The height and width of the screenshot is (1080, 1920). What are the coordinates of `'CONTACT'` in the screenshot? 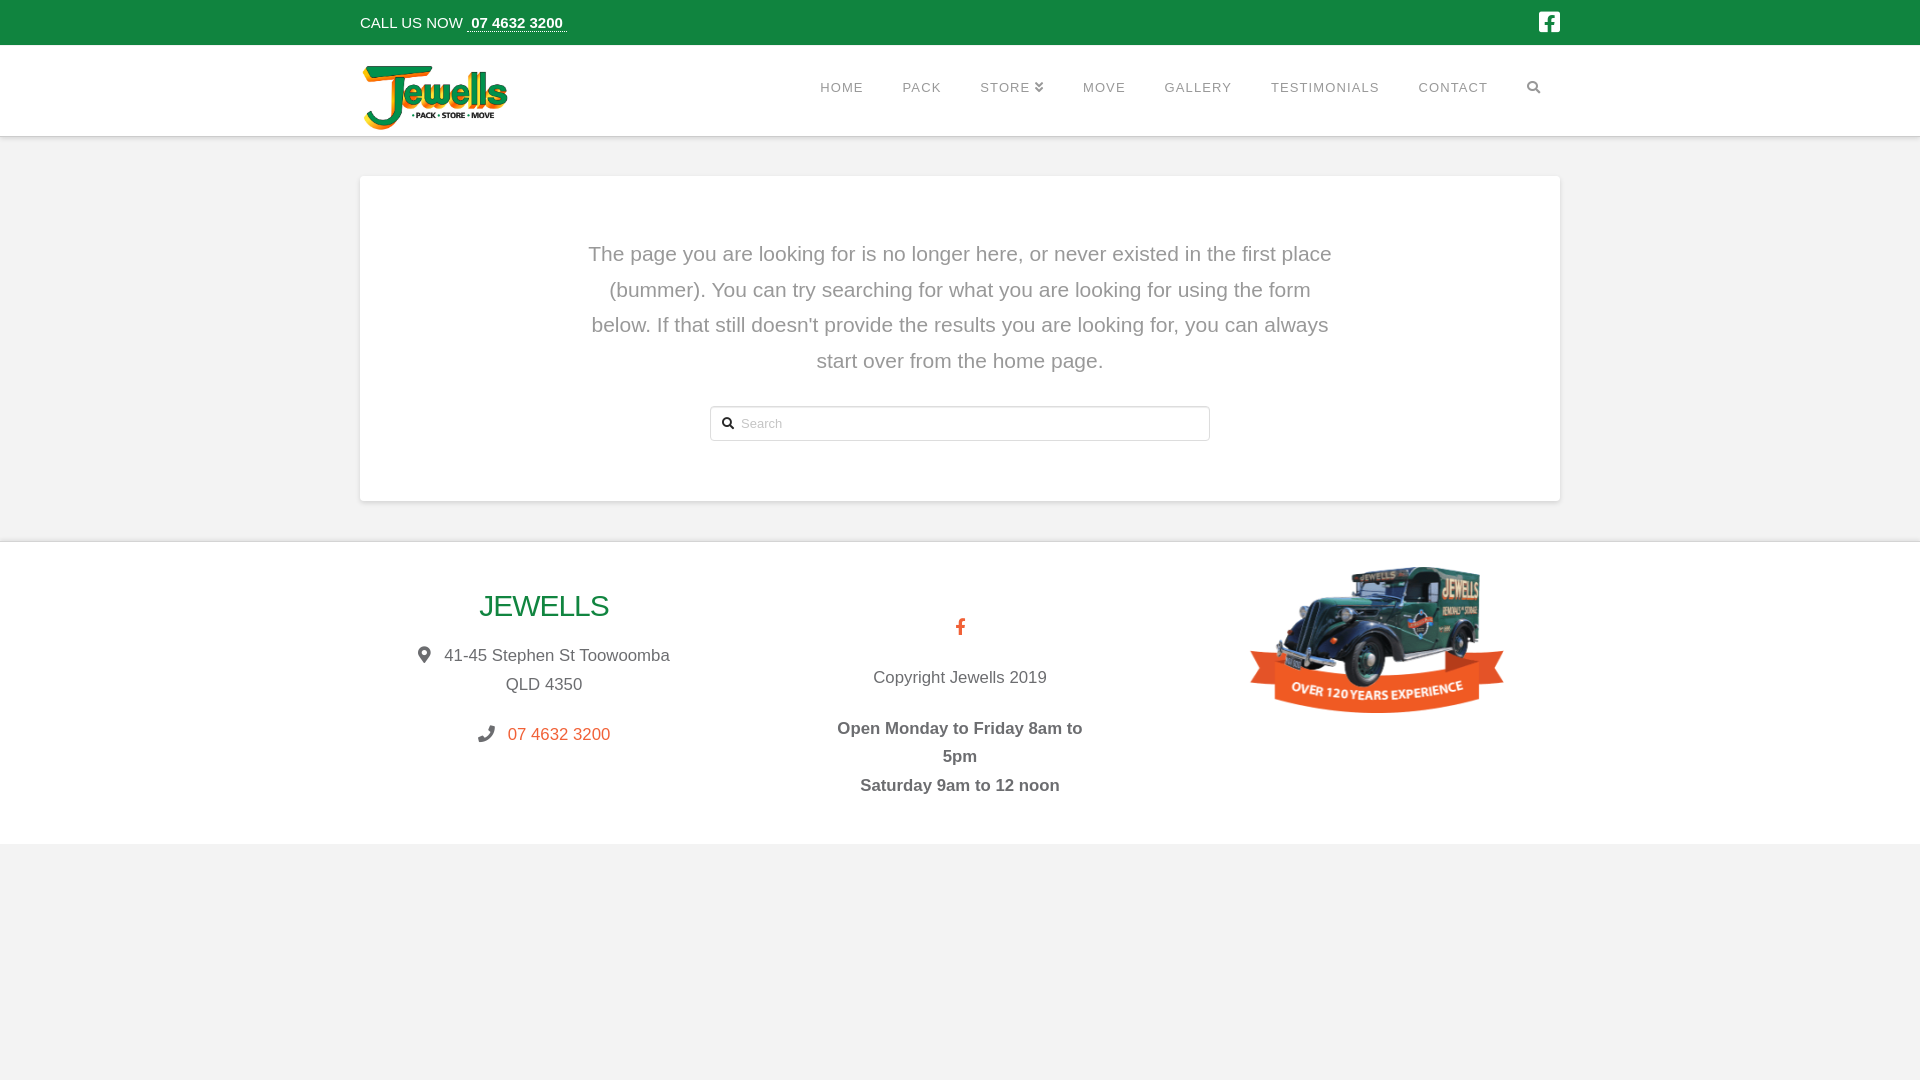 It's located at (1396, 86).